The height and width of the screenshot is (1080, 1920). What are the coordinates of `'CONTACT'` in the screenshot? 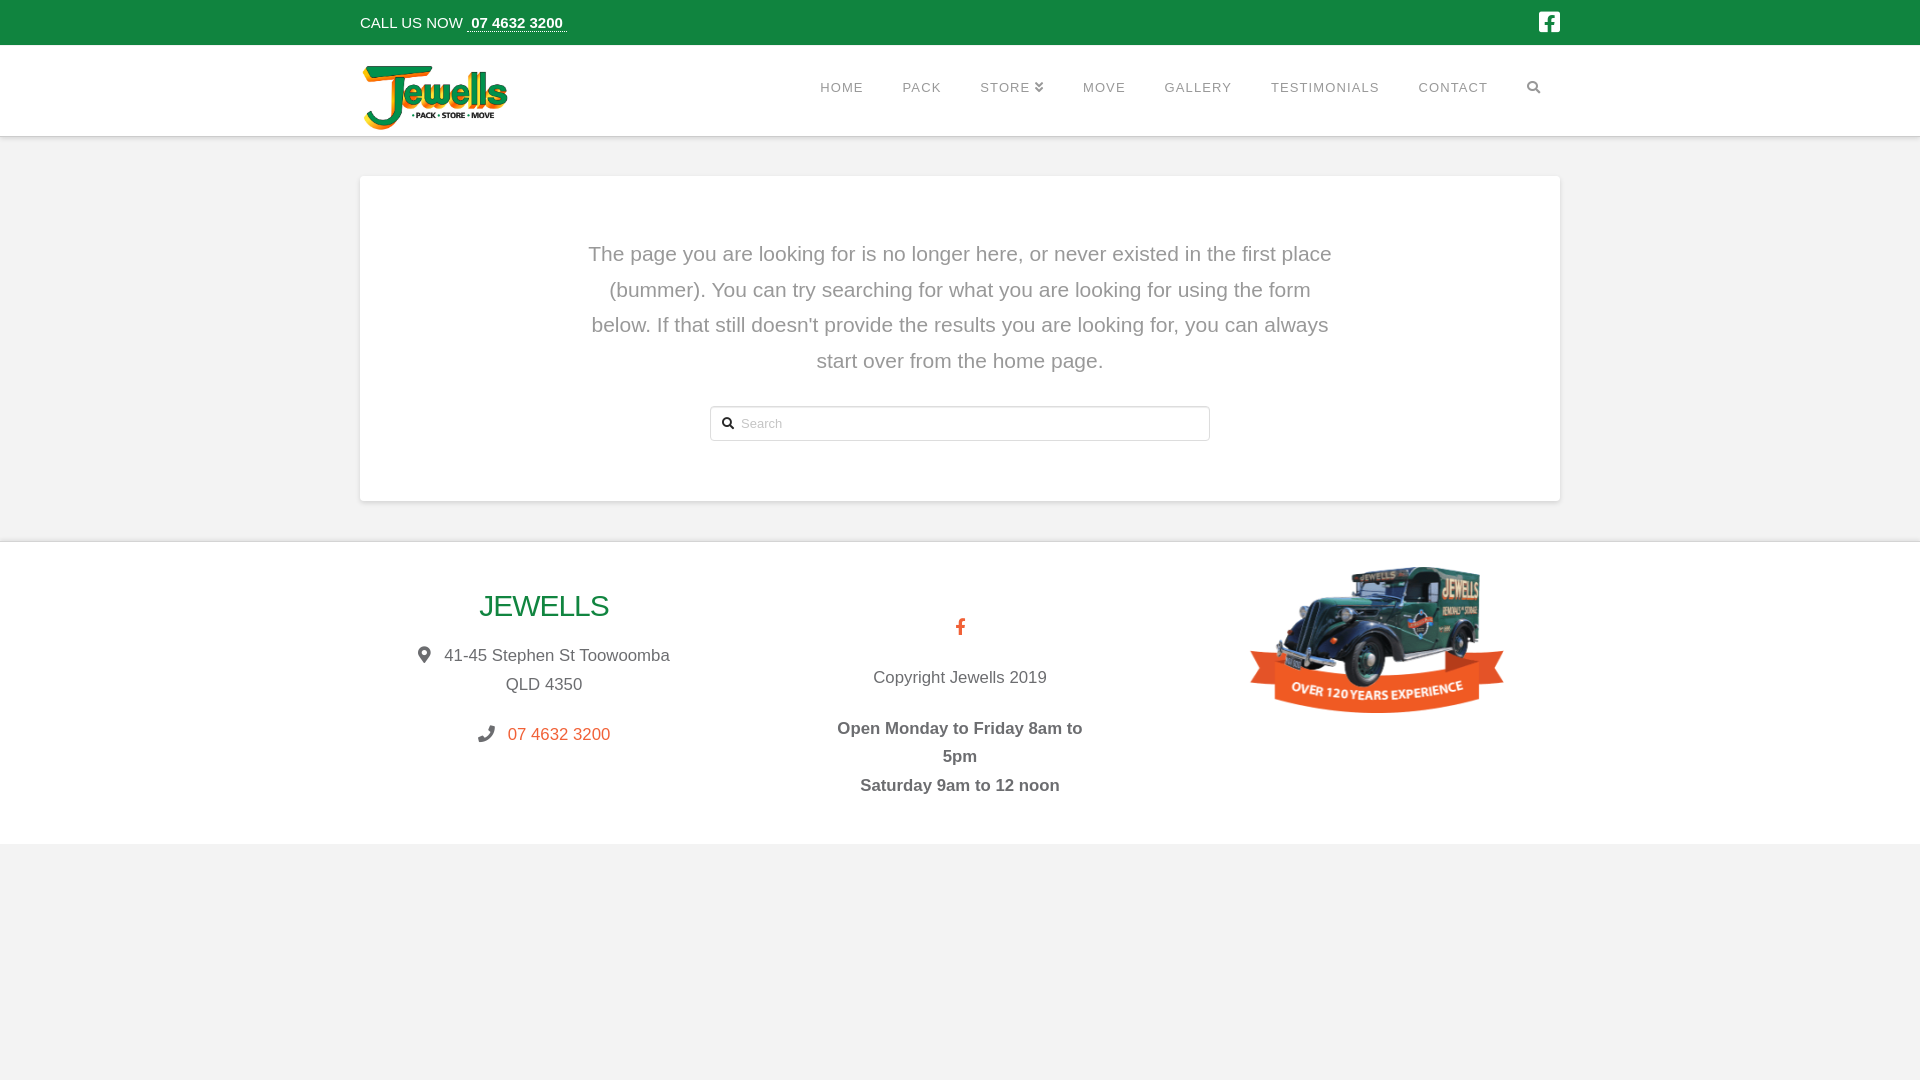 It's located at (1396, 86).